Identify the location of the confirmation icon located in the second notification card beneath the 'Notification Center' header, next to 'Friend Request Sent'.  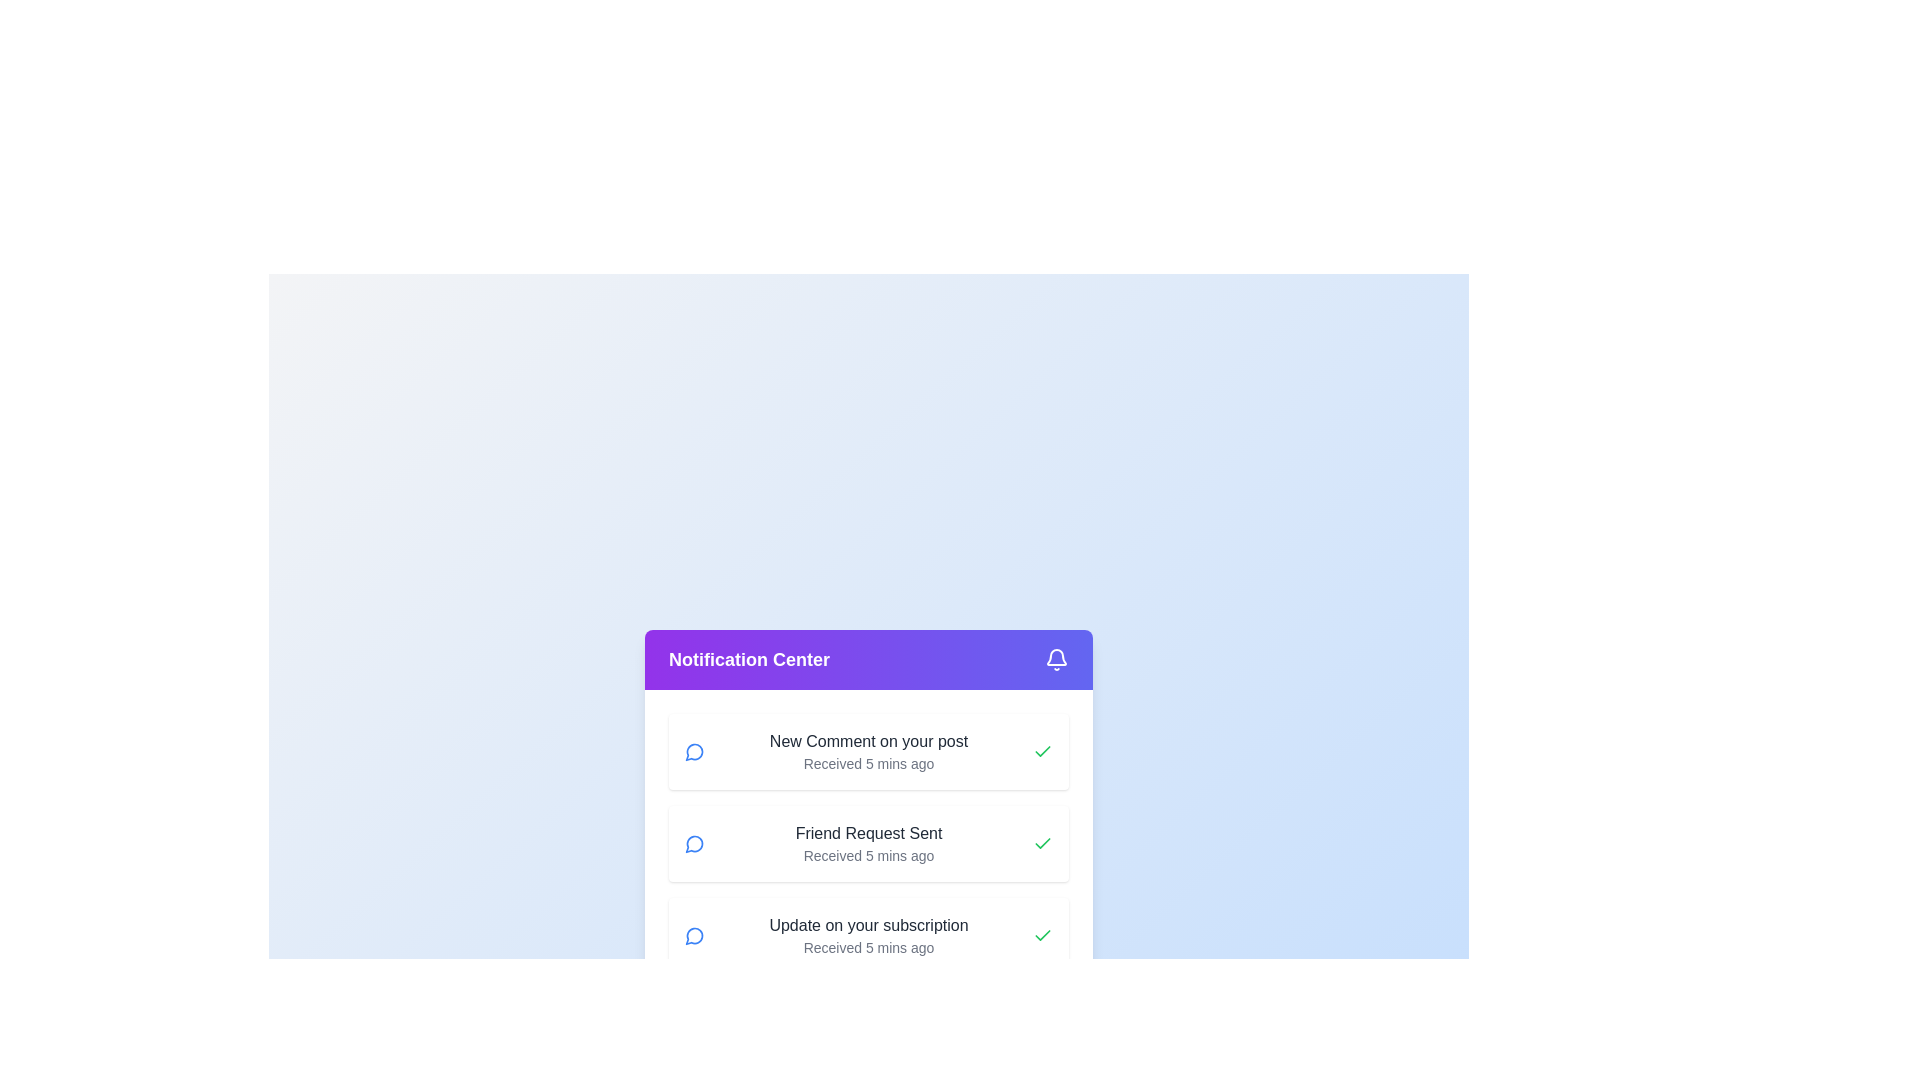
(1041, 751).